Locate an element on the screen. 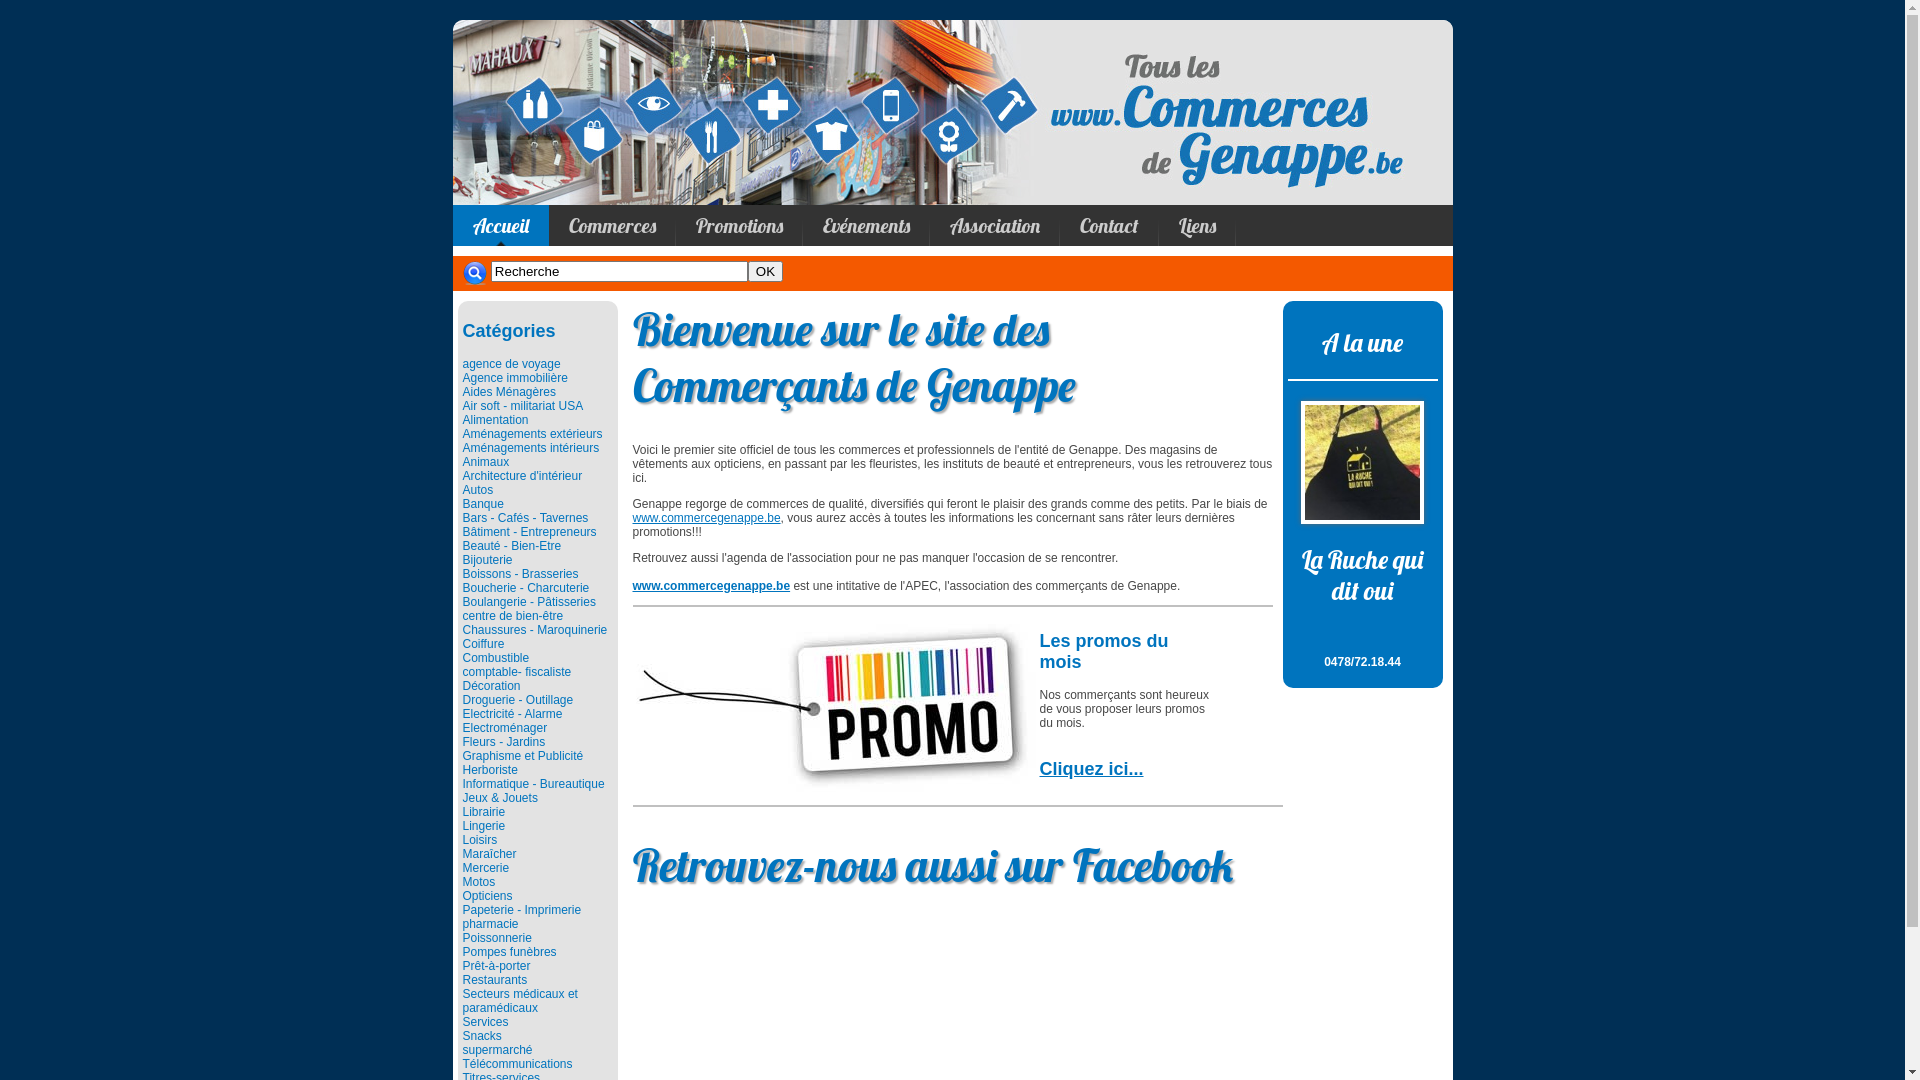  'Banque' is located at coordinates (460, 503).